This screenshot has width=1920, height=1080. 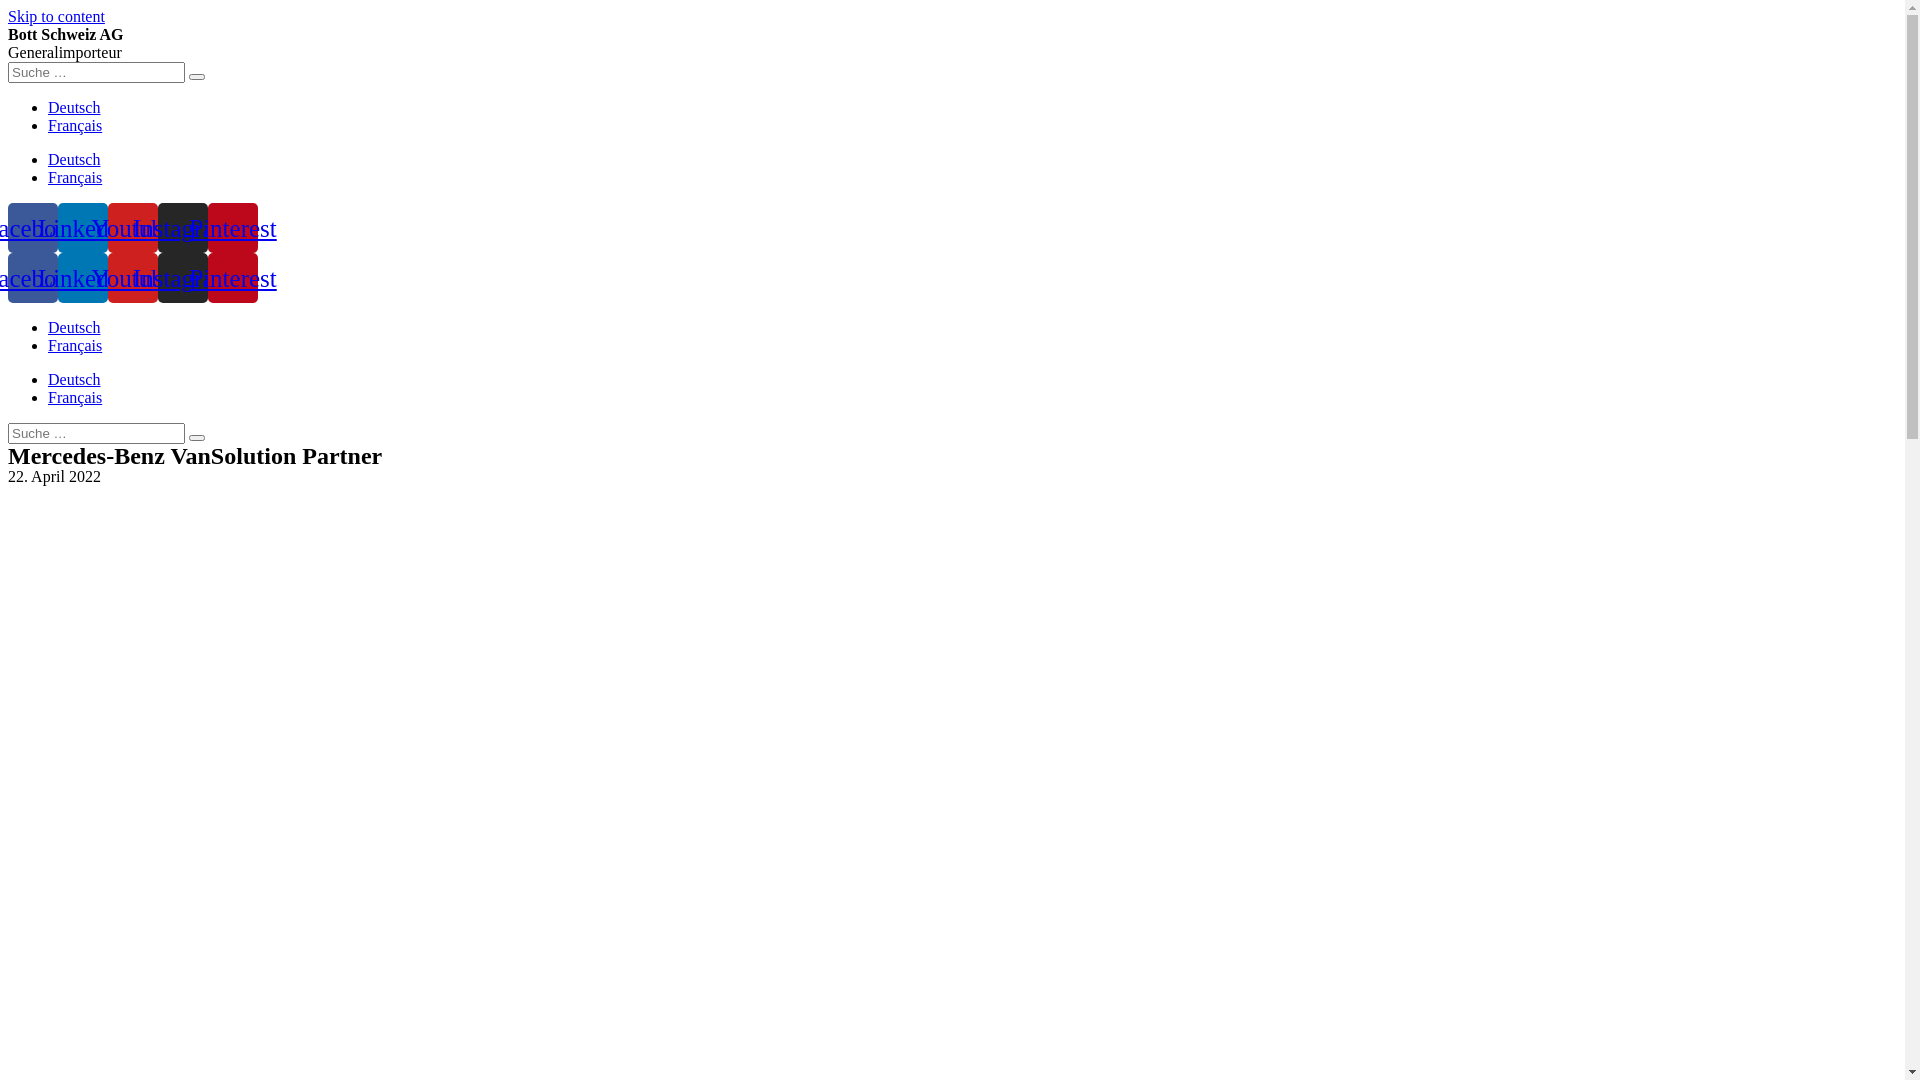 What do you see at coordinates (81, 277) in the screenshot?
I see `'Linkedin'` at bounding box center [81, 277].